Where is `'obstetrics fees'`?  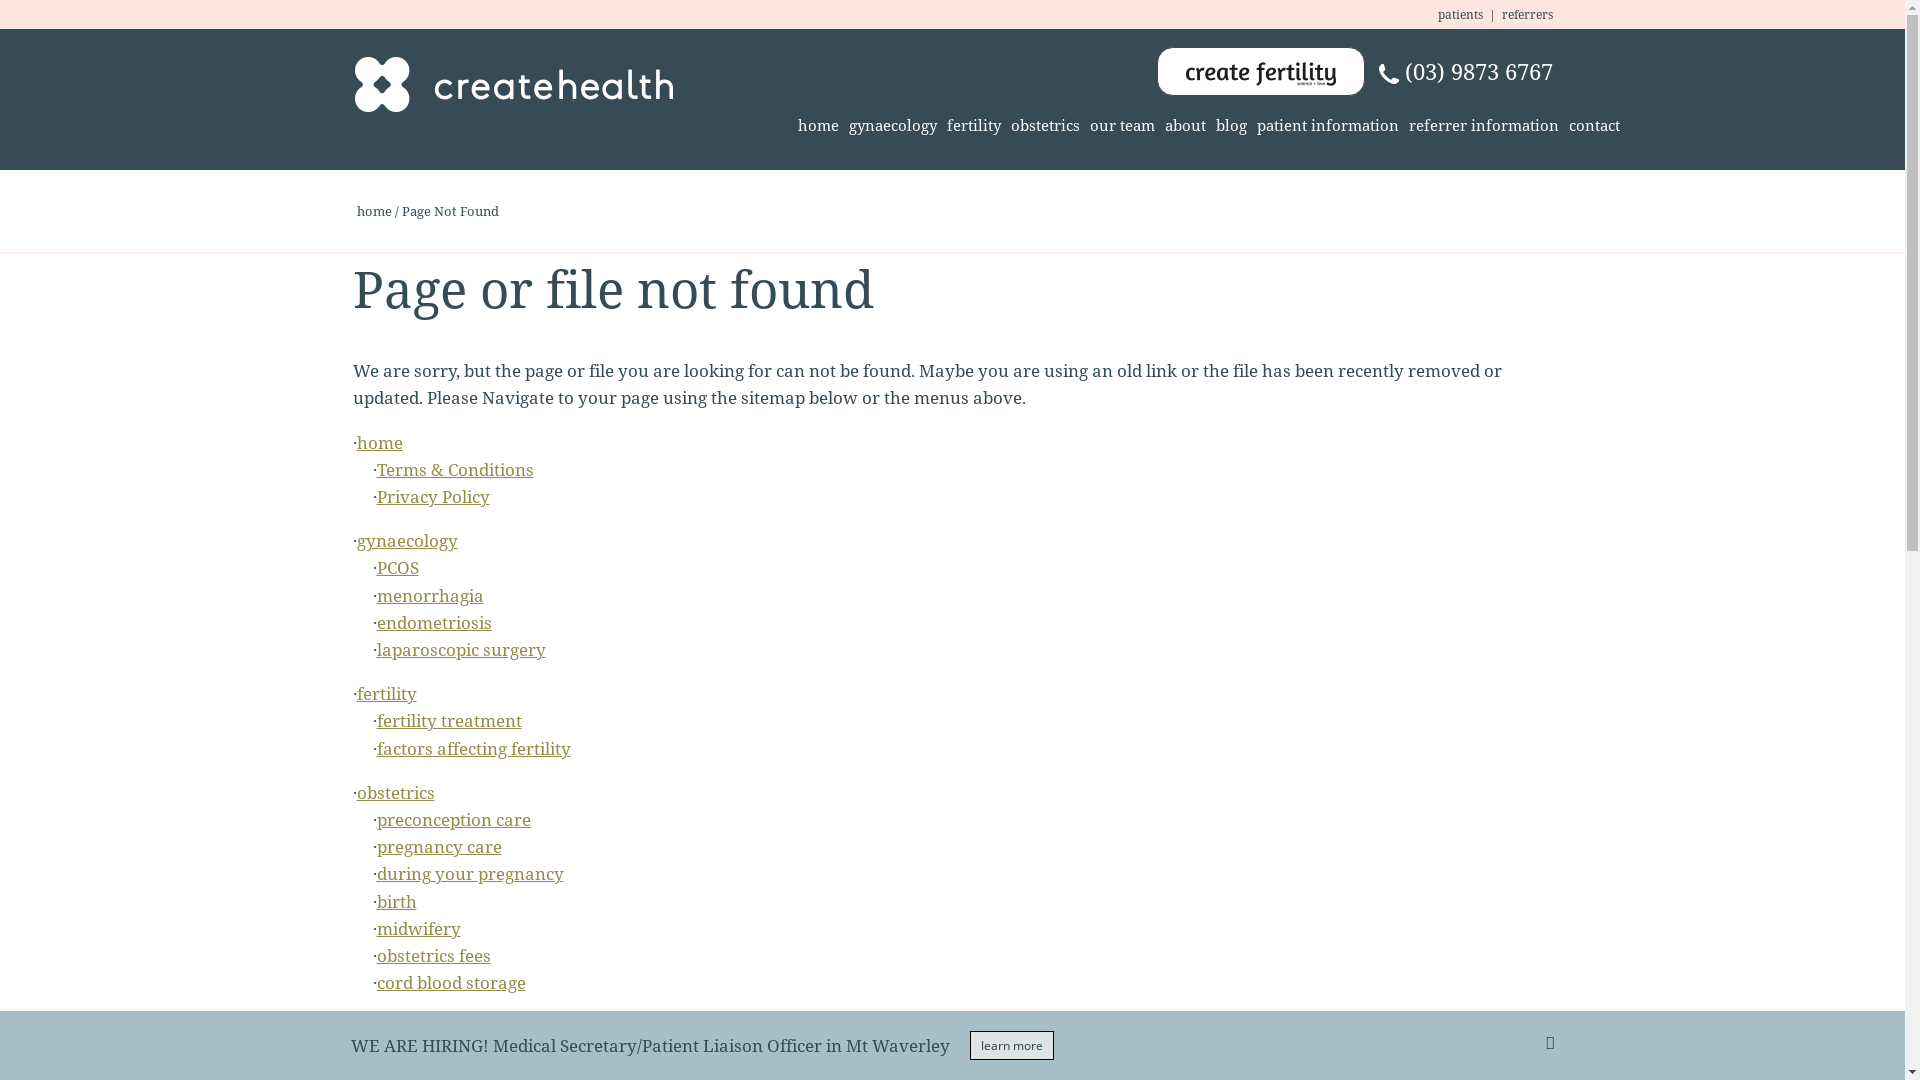 'obstetrics fees' is located at coordinates (431, 954).